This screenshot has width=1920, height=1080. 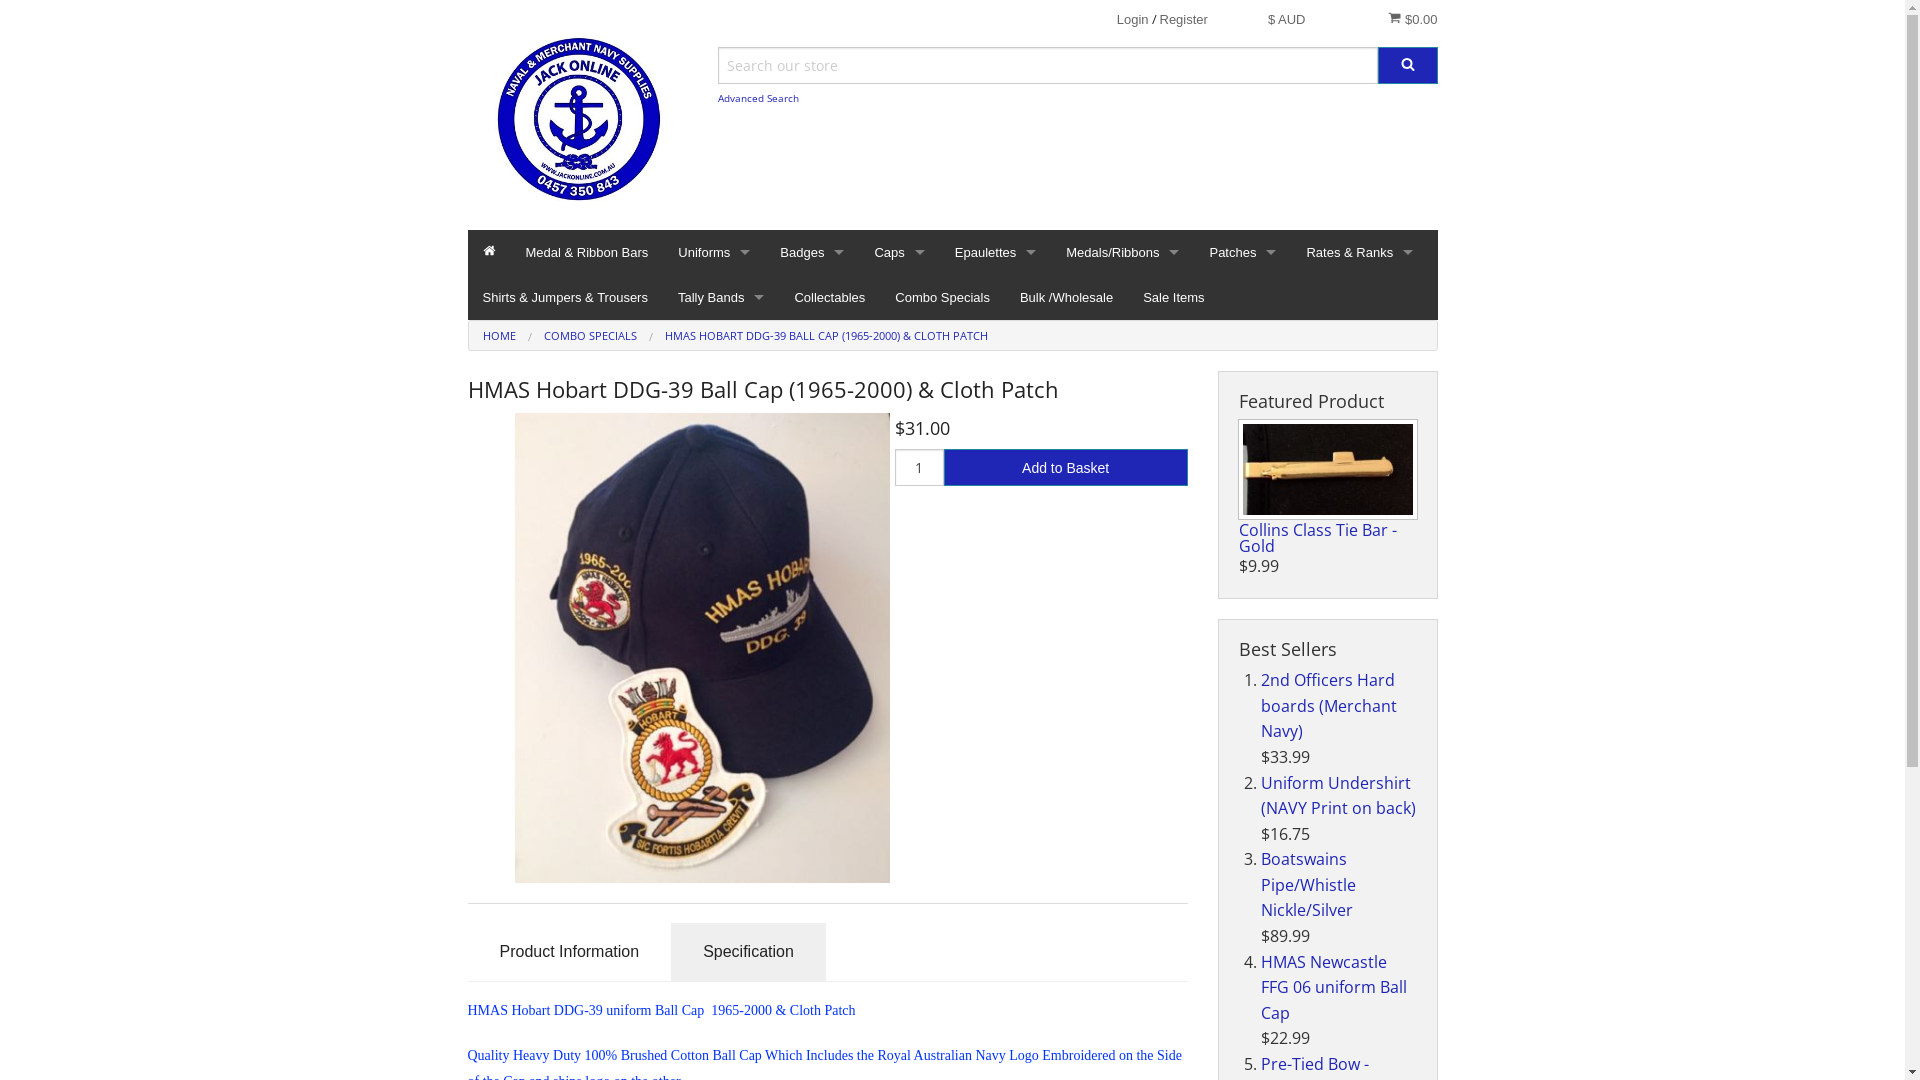 What do you see at coordinates (1241, 321) in the screenshot?
I see `'Crest Style Patches'` at bounding box center [1241, 321].